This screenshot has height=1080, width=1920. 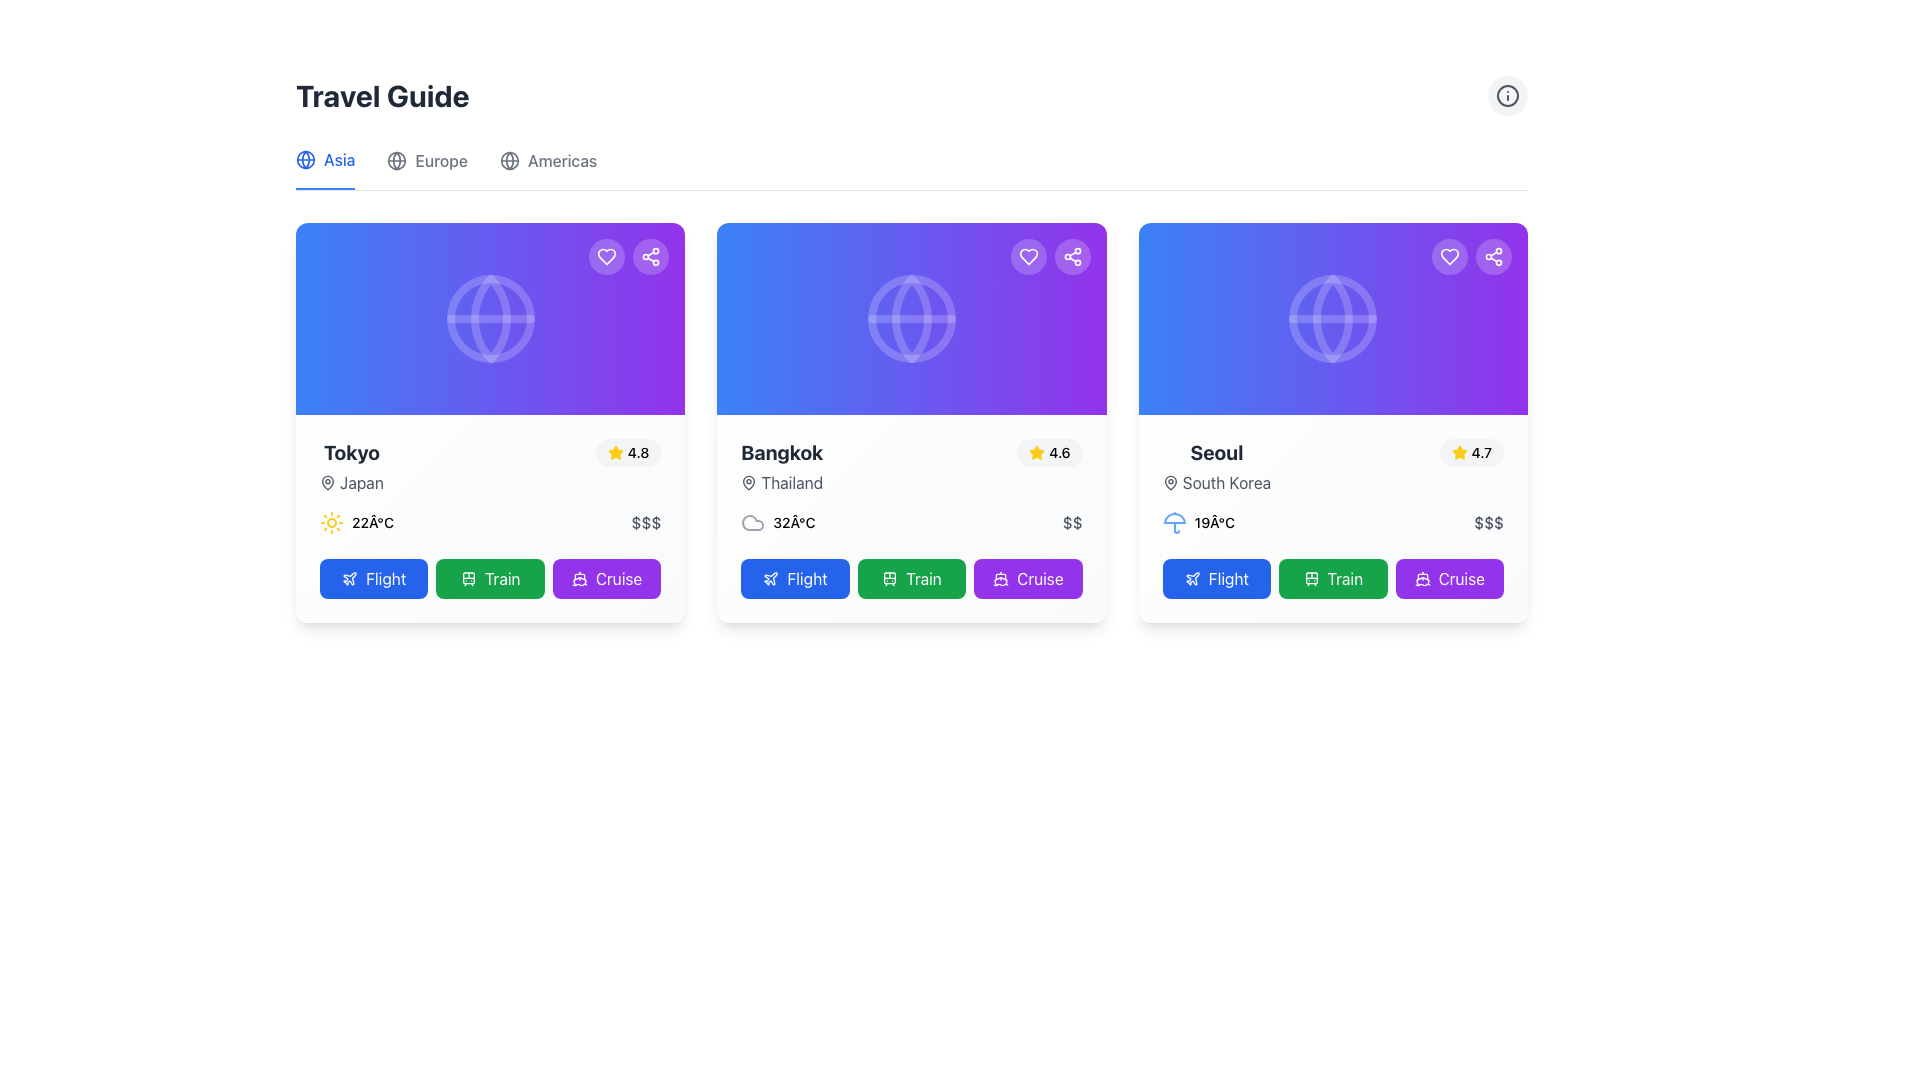 What do you see at coordinates (911, 466) in the screenshot?
I see `the informational display showing 'Bangkok, Thailand' with a rating of '4.6' located in the second card of the destination list` at bounding box center [911, 466].